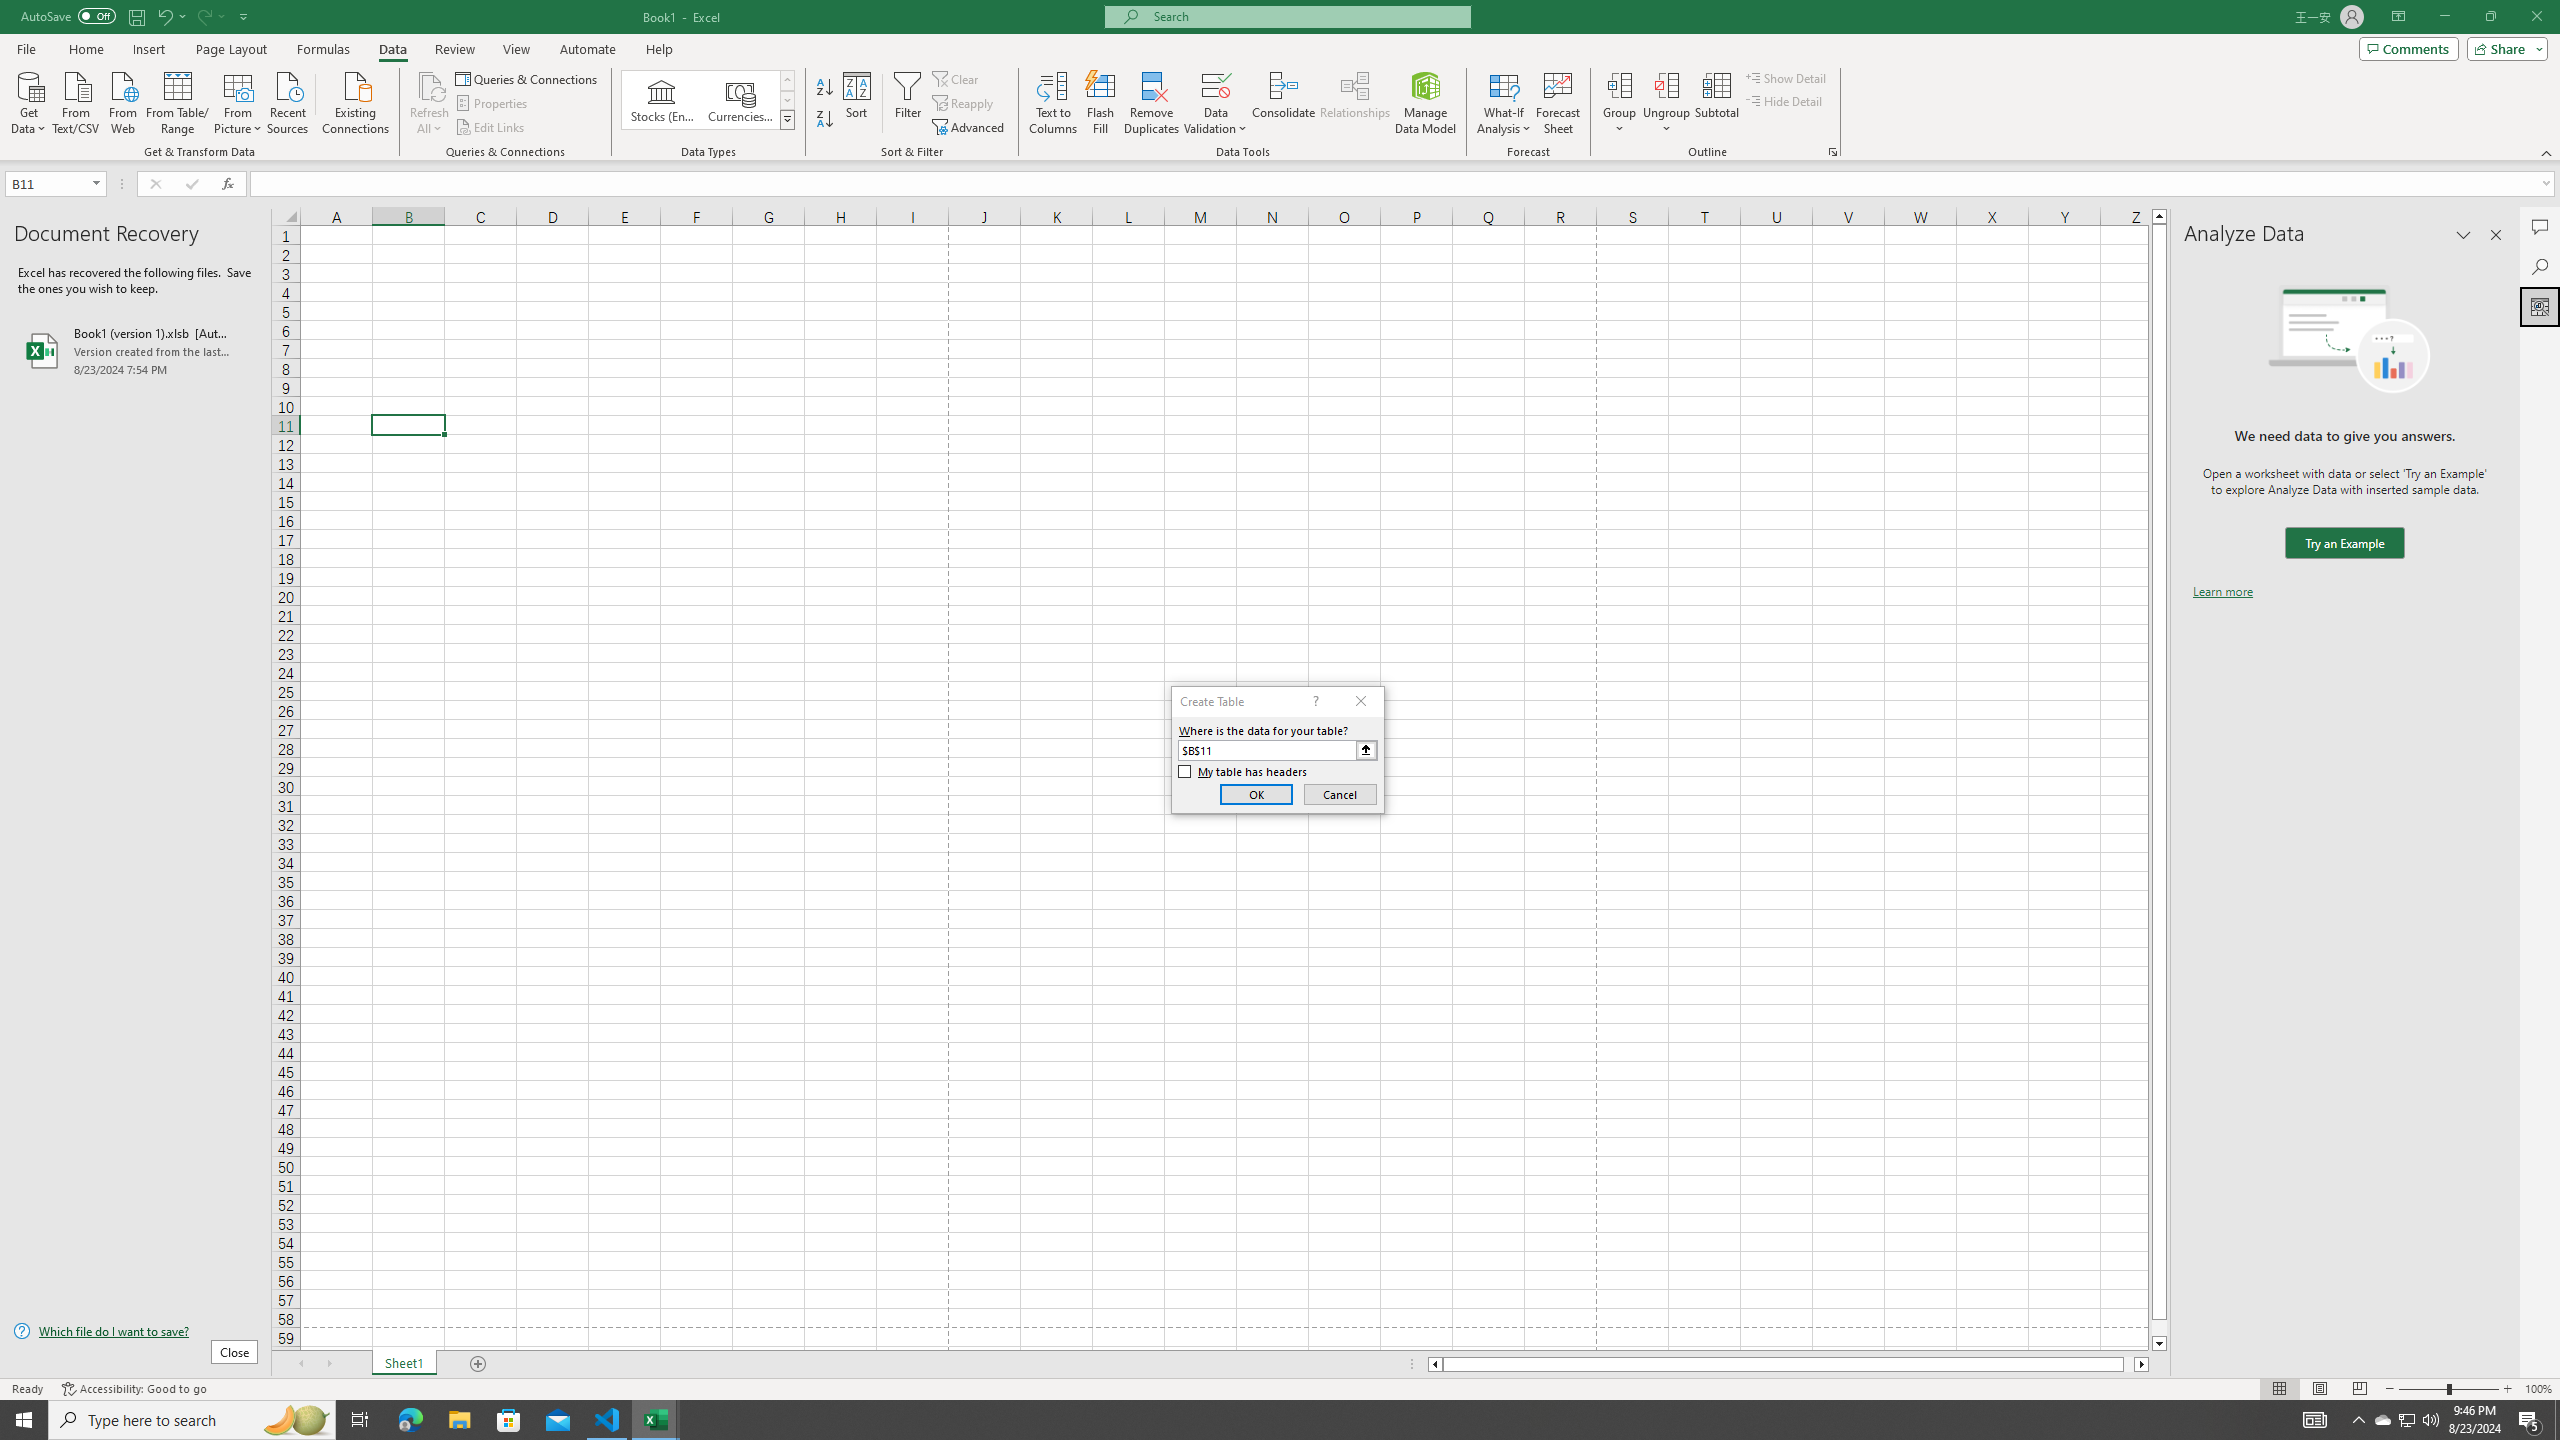 The height and width of the screenshot is (1440, 2560). Describe the element at coordinates (288, 100) in the screenshot. I see `'Recent Sources'` at that location.